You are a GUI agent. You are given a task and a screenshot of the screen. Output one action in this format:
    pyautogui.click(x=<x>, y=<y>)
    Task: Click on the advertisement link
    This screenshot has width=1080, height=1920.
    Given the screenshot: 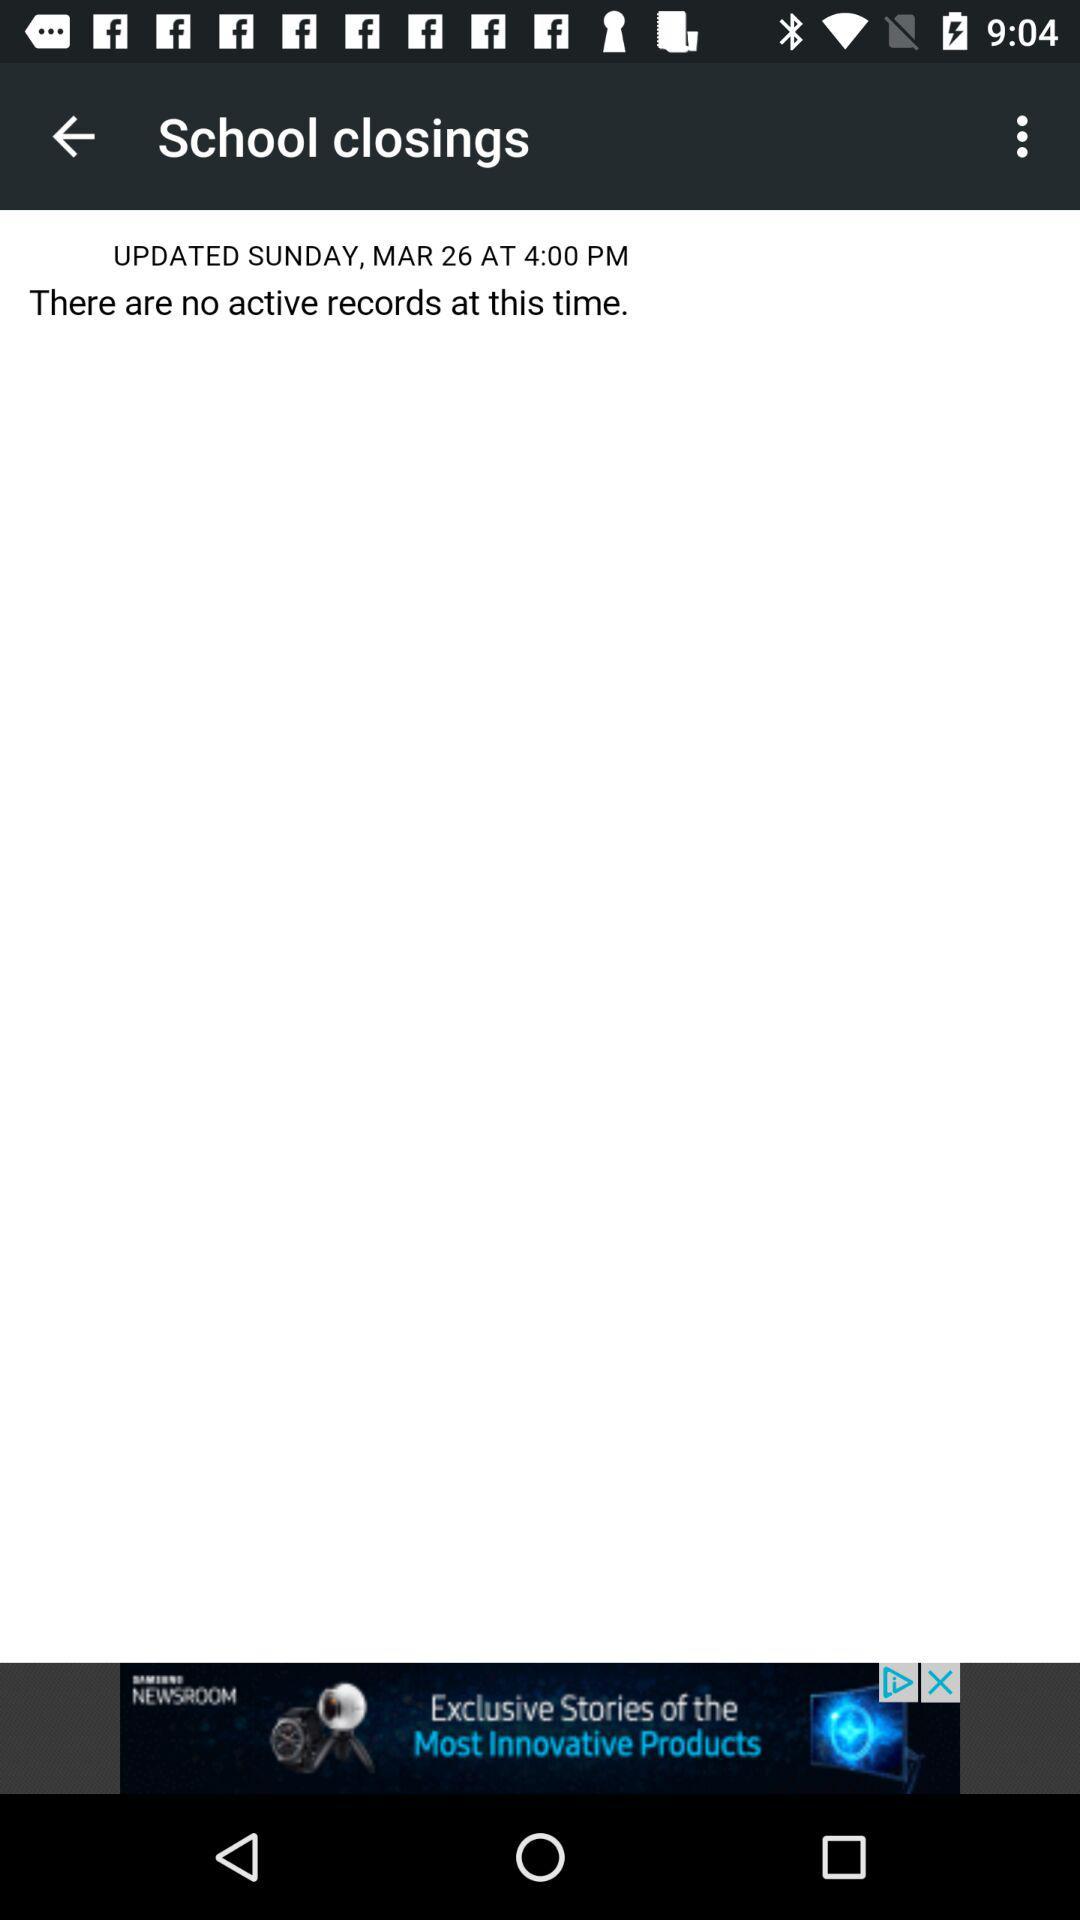 What is the action you would take?
    pyautogui.click(x=540, y=1727)
    